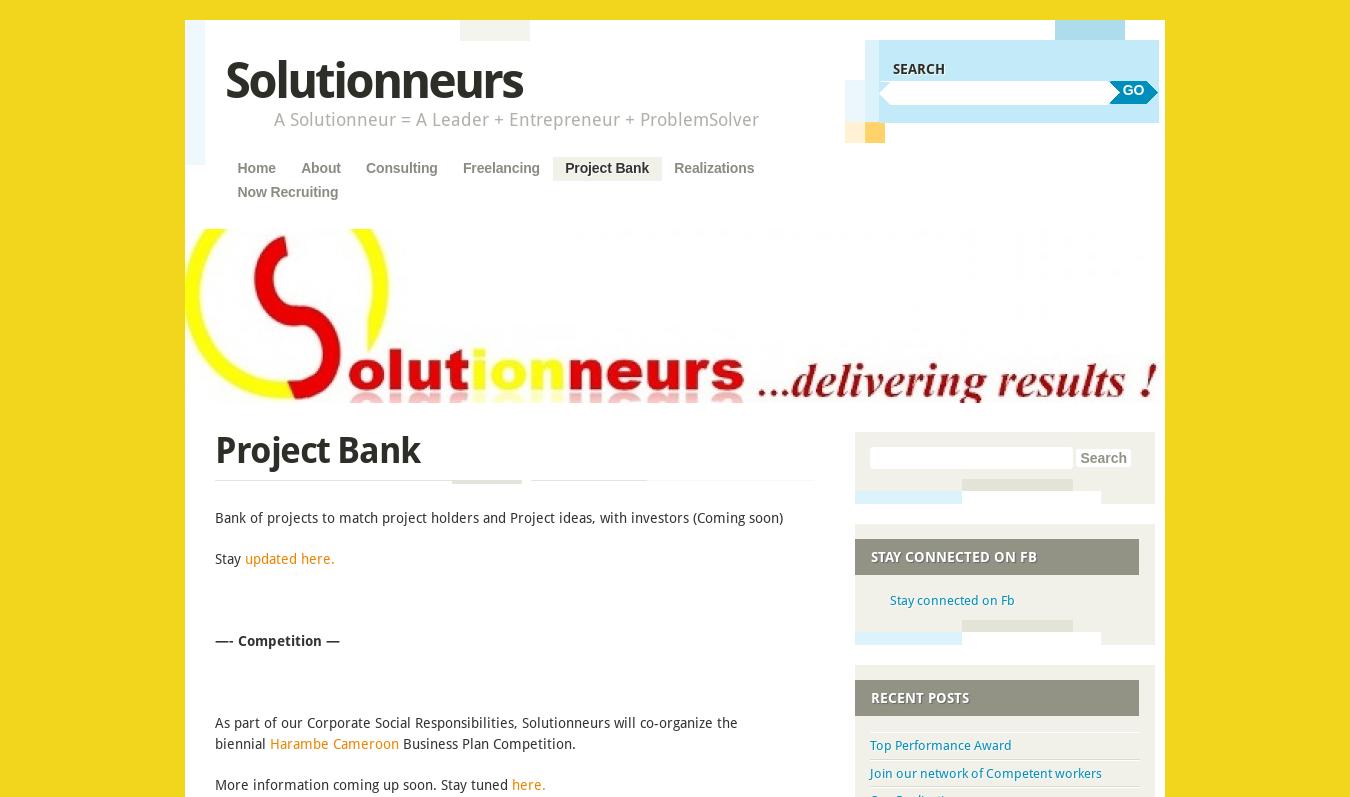  Describe the element at coordinates (227, 558) in the screenshot. I see `'Stay'` at that location.